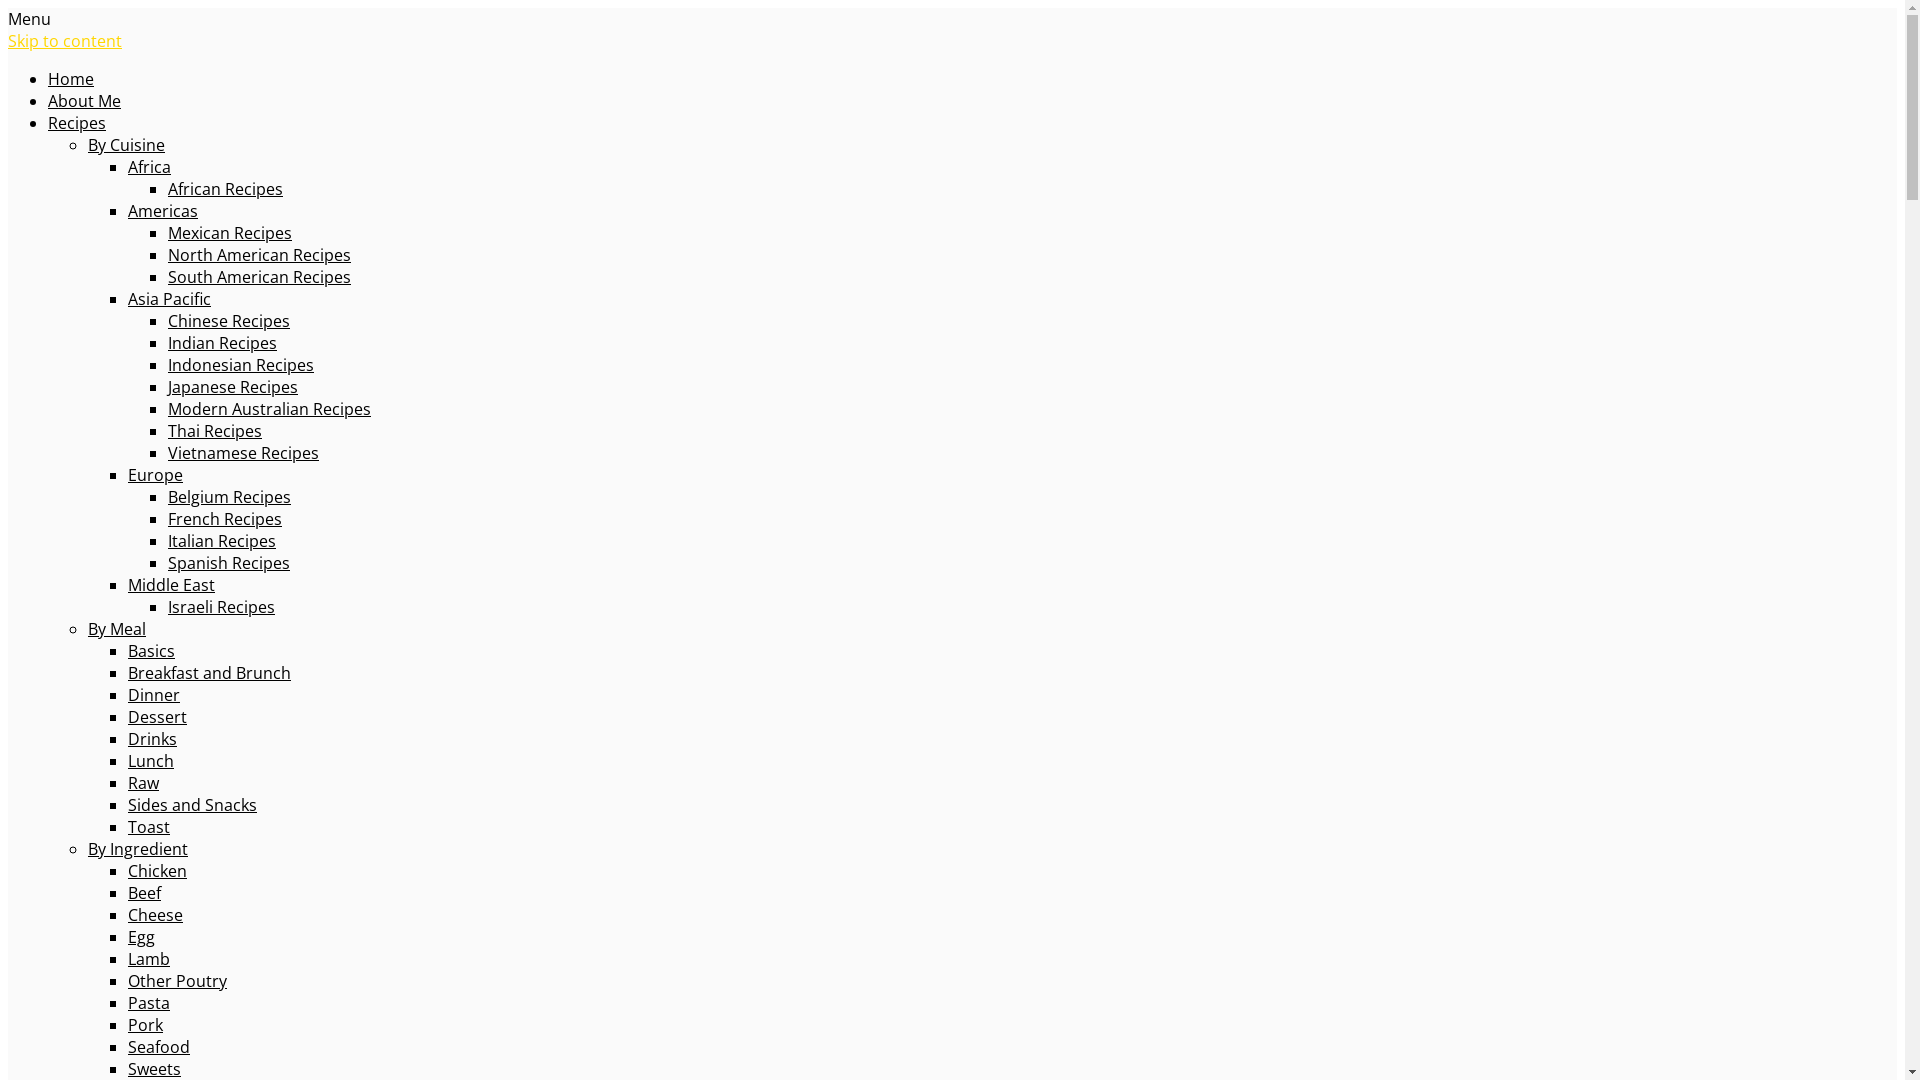  What do you see at coordinates (156, 870) in the screenshot?
I see `'Chicken'` at bounding box center [156, 870].